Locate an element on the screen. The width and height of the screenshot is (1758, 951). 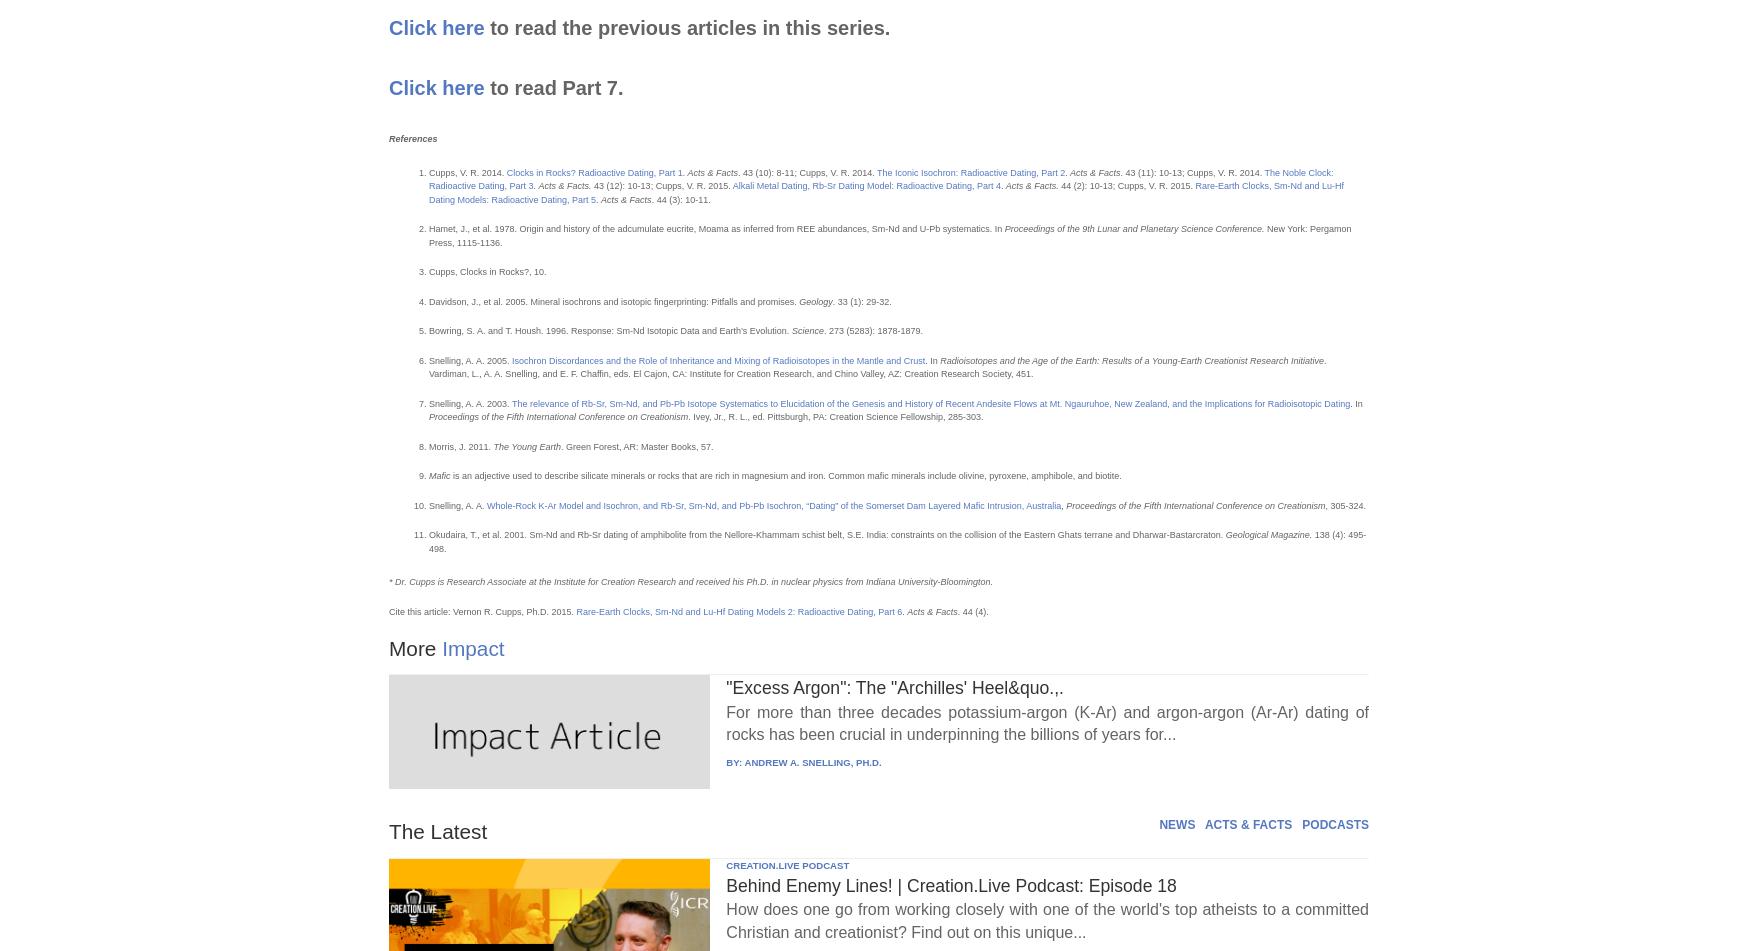
'The Noble Clock: Radioactive Dating, Part 3' is located at coordinates (428, 178).